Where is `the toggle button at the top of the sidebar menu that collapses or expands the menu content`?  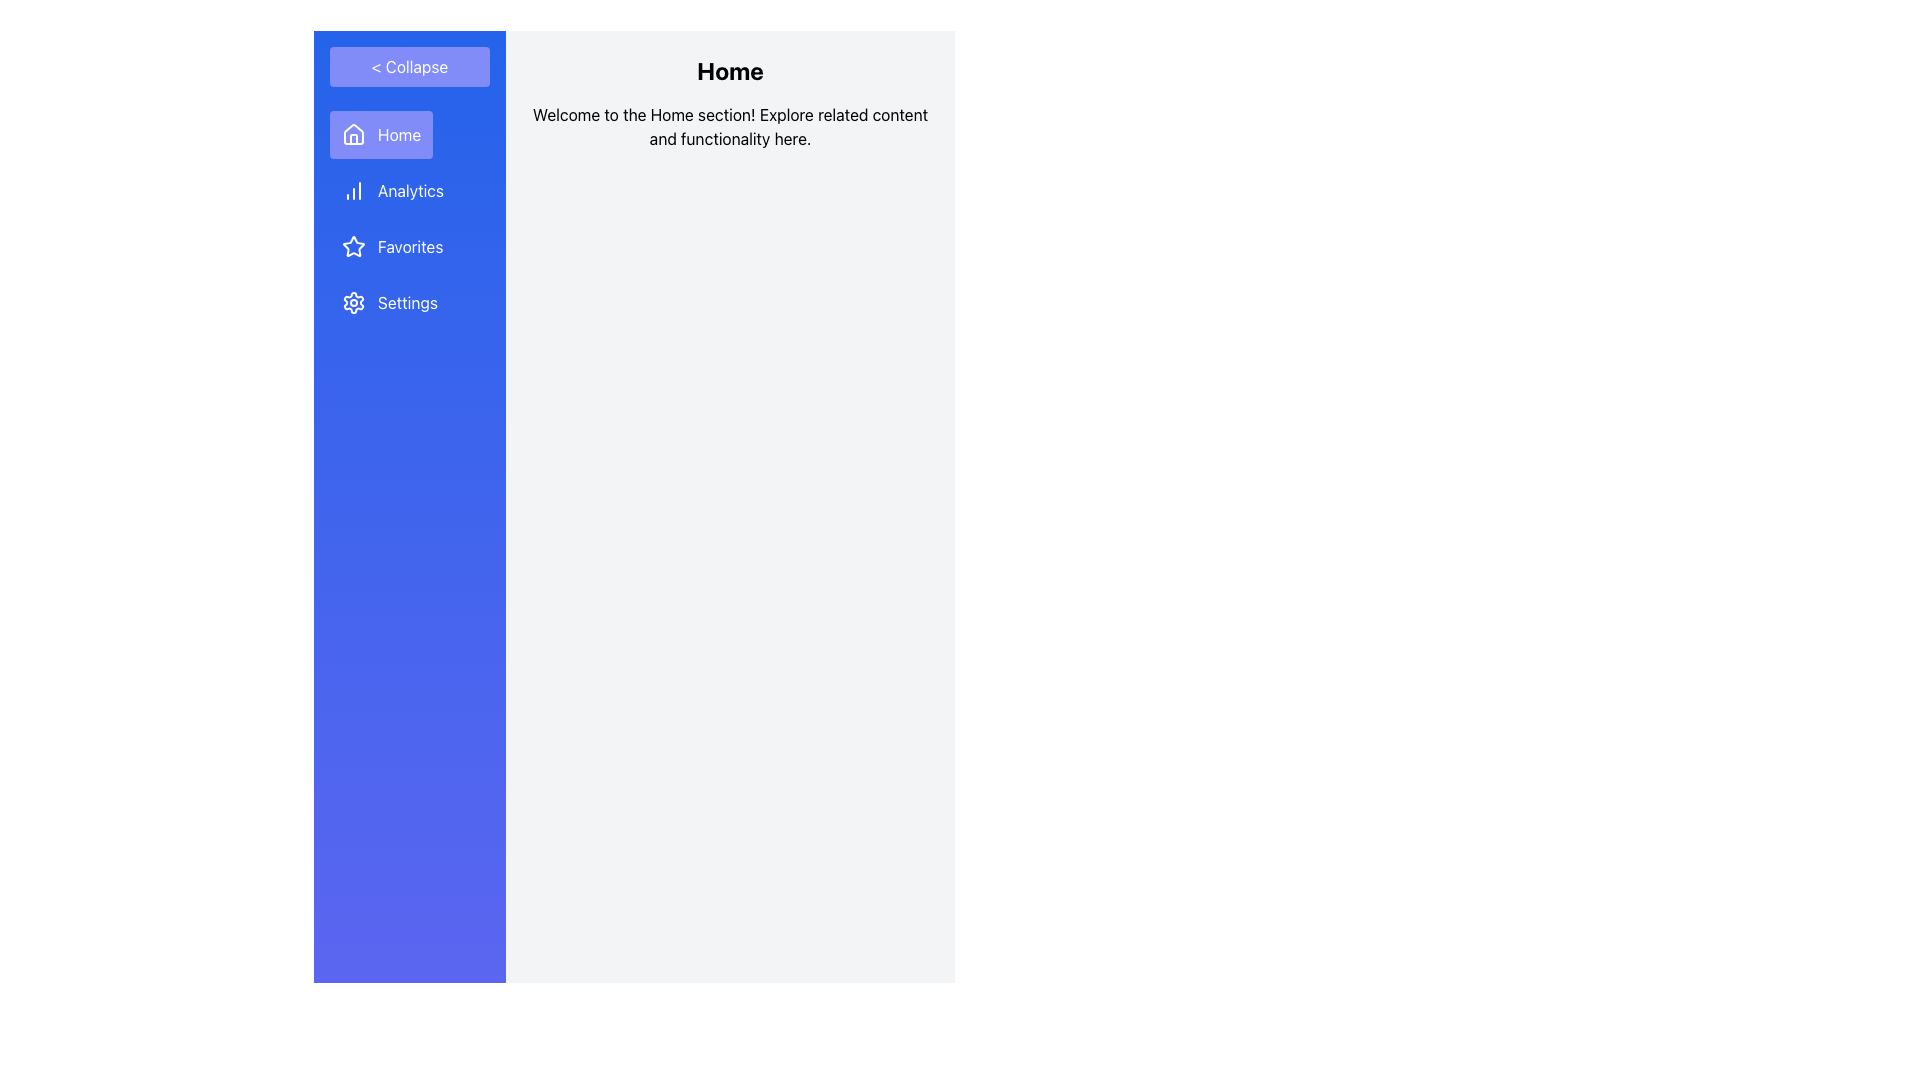 the toggle button at the top of the sidebar menu that collapses or expands the menu content is located at coordinates (409, 65).